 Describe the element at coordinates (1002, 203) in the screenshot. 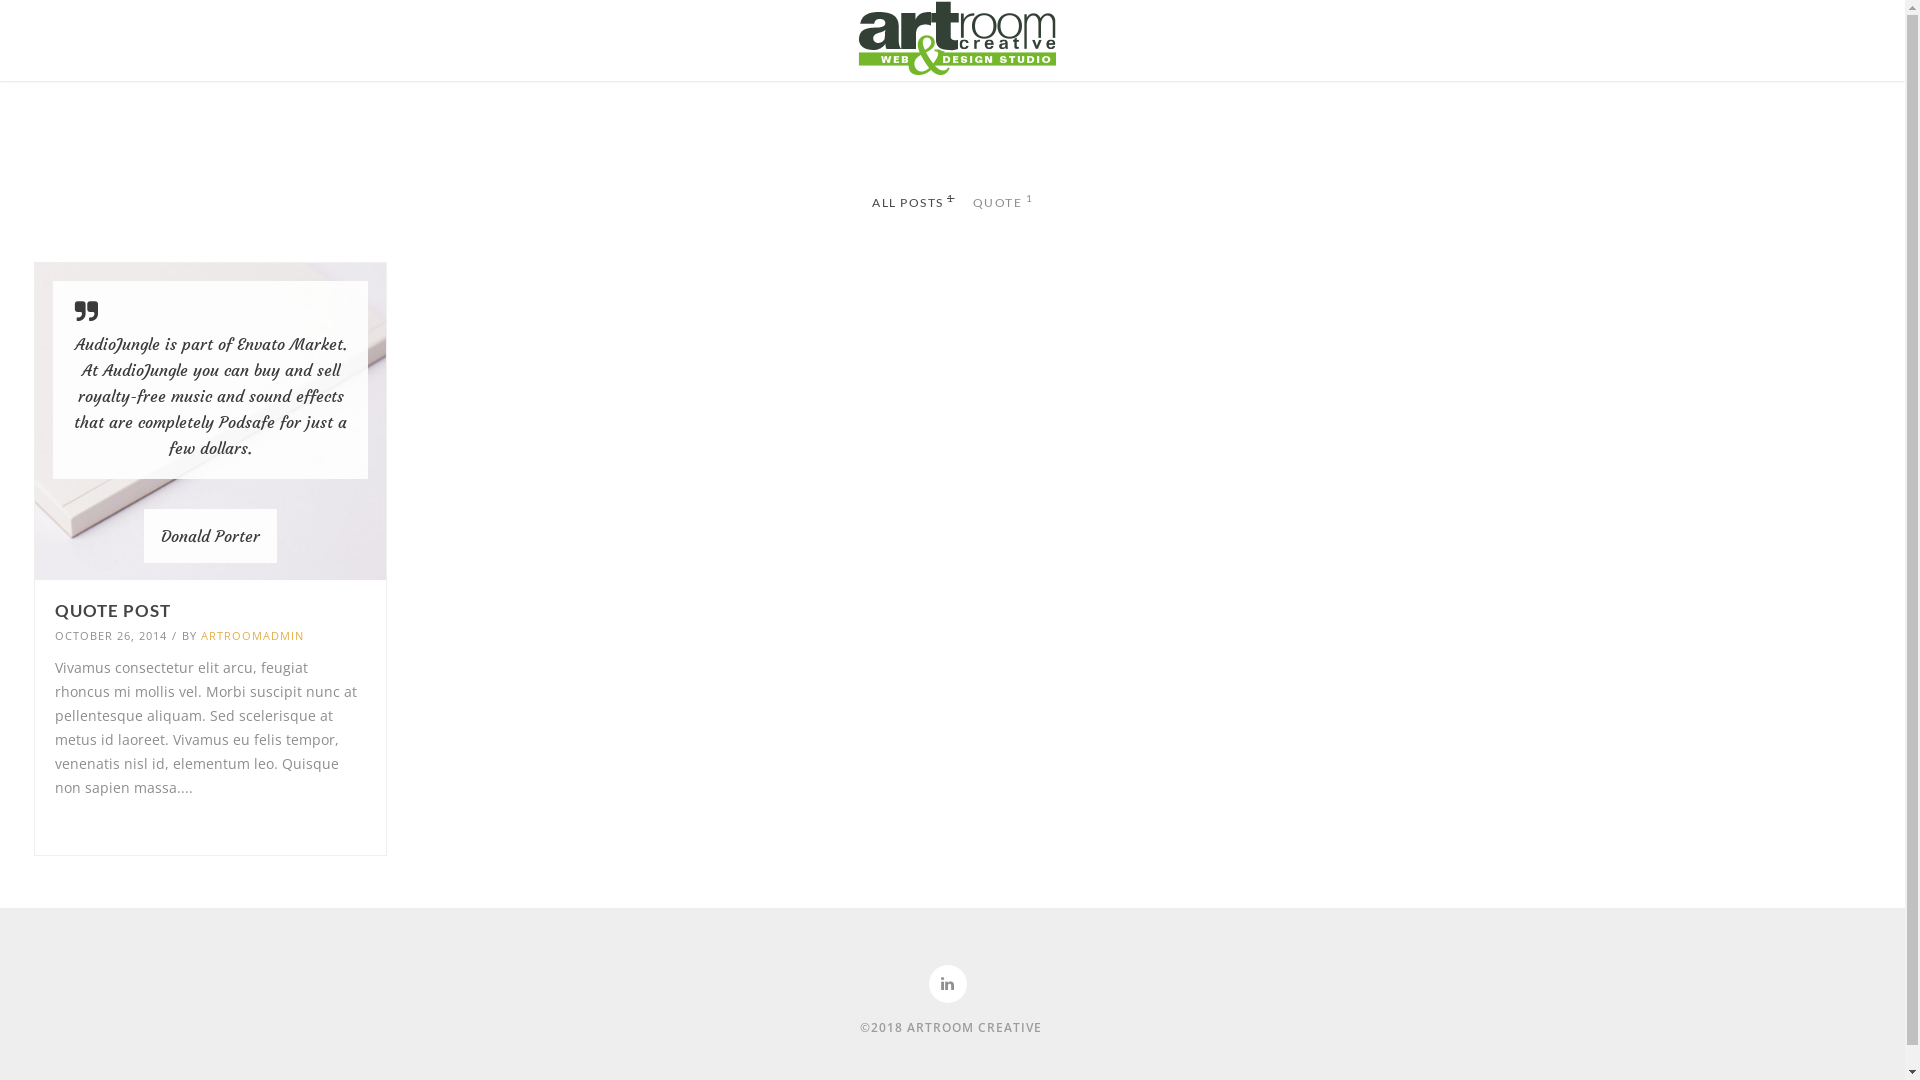

I see `'QUOTE 1'` at that location.